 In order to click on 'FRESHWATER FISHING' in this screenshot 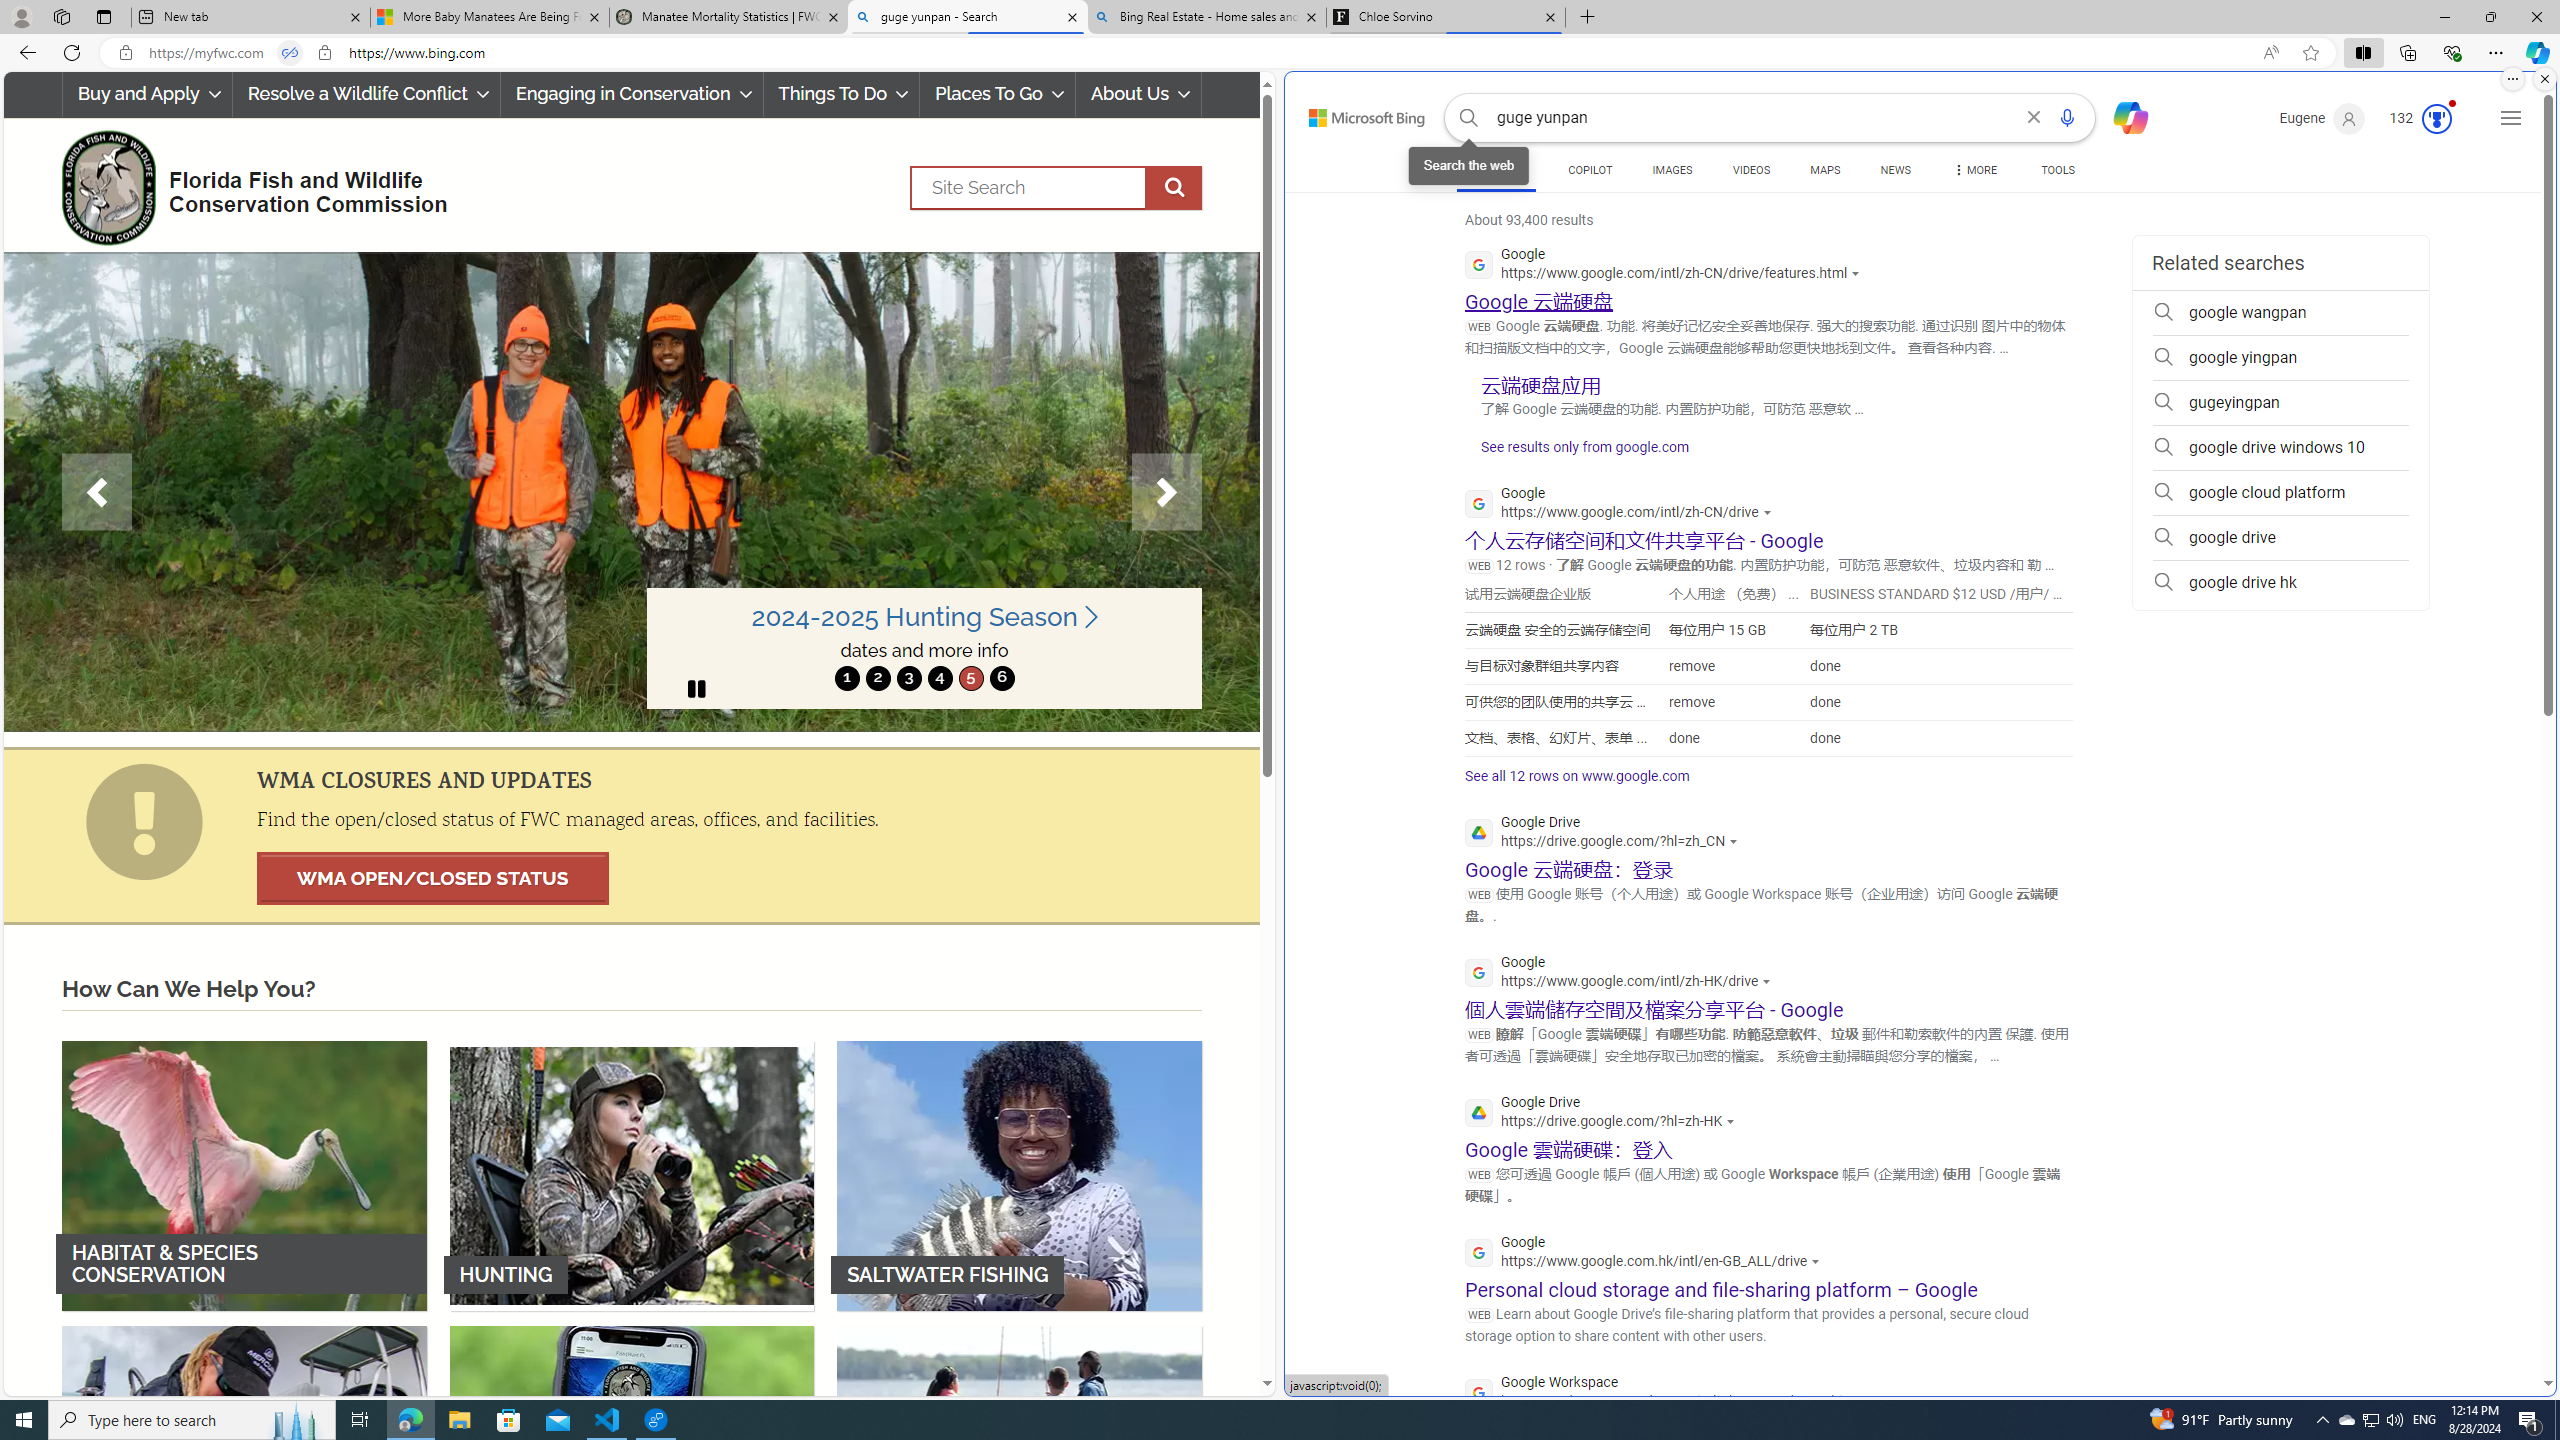, I will do `click(244, 1440)`.